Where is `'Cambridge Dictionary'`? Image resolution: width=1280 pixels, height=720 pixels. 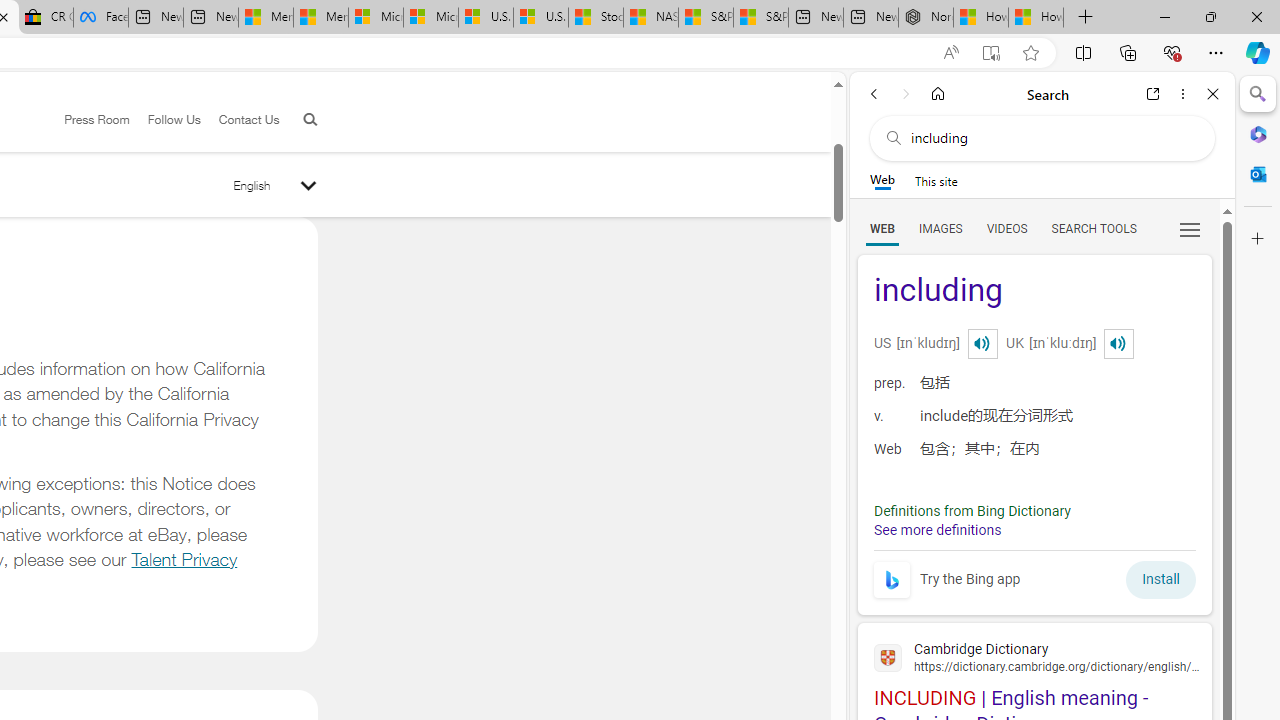 'Cambridge Dictionary' is located at coordinates (1034, 656).